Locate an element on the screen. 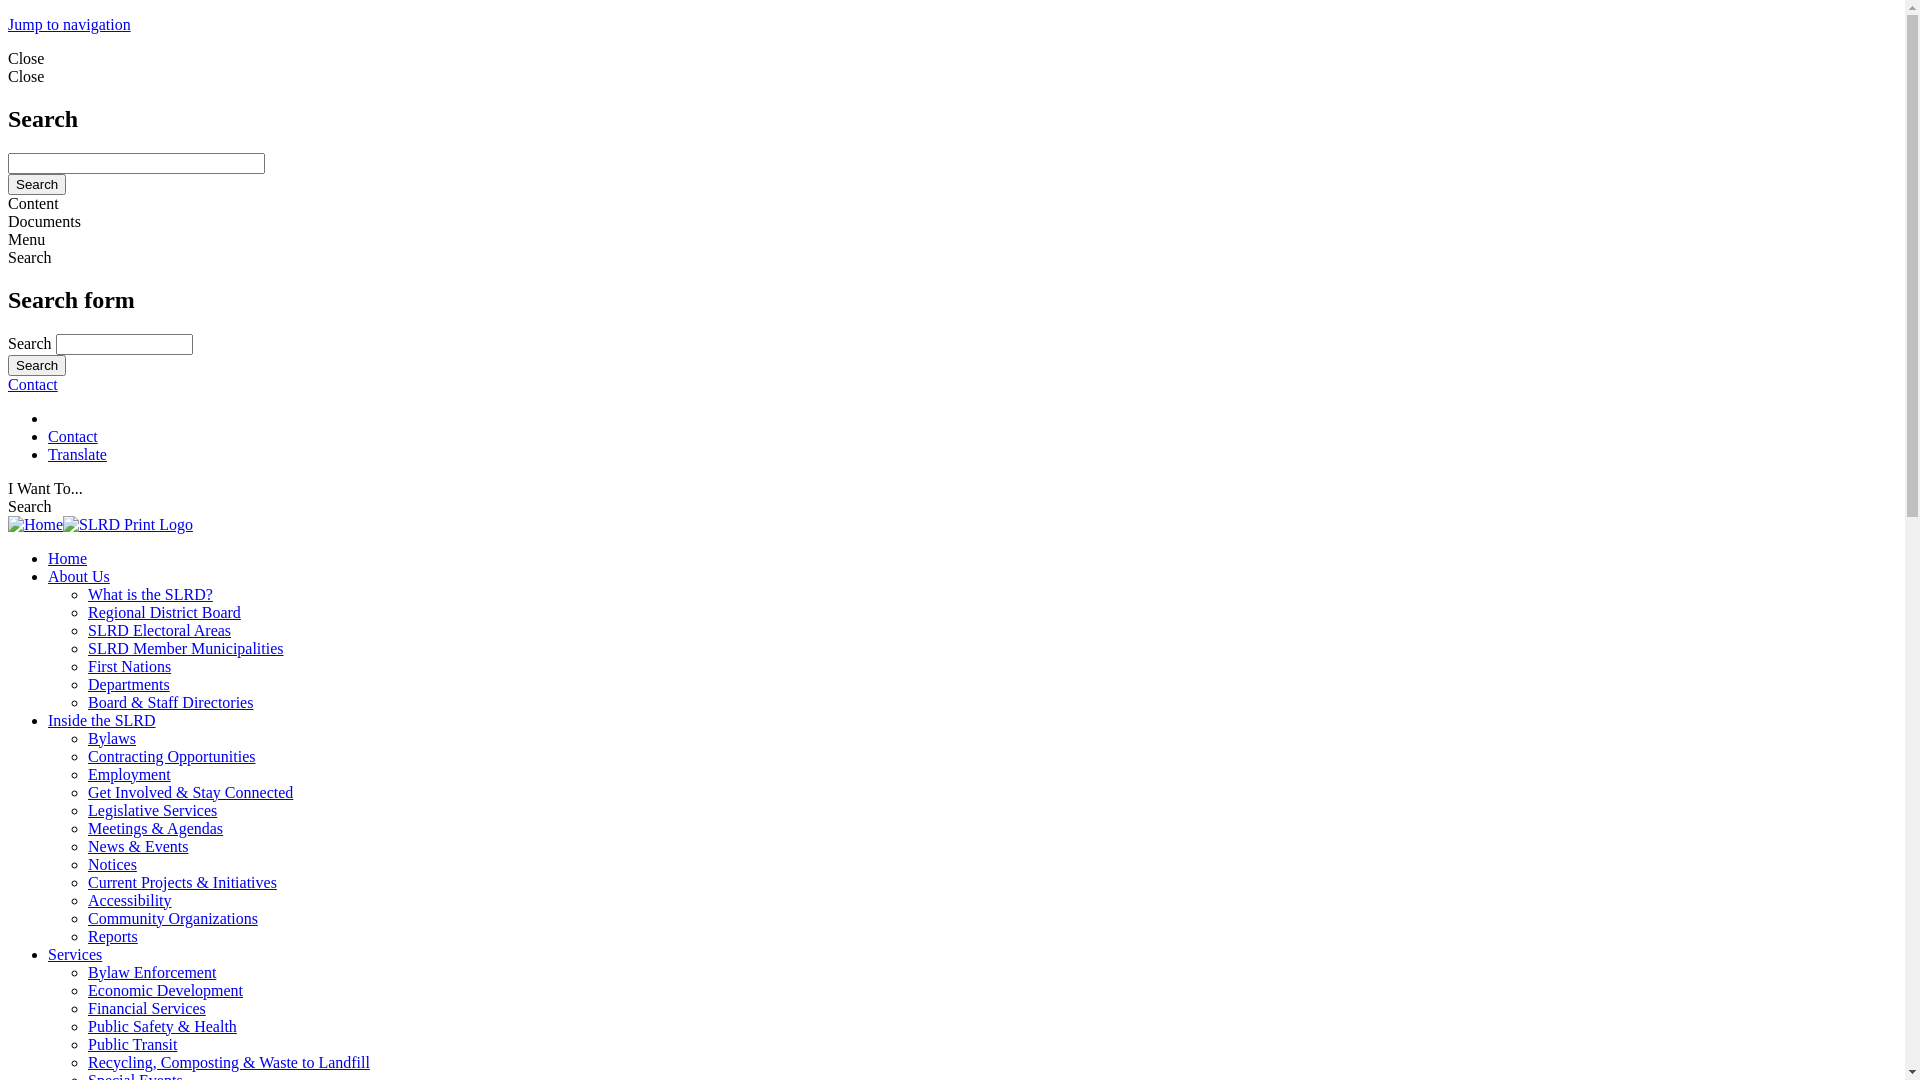  'Contracting Opportunities' is located at coordinates (172, 756).